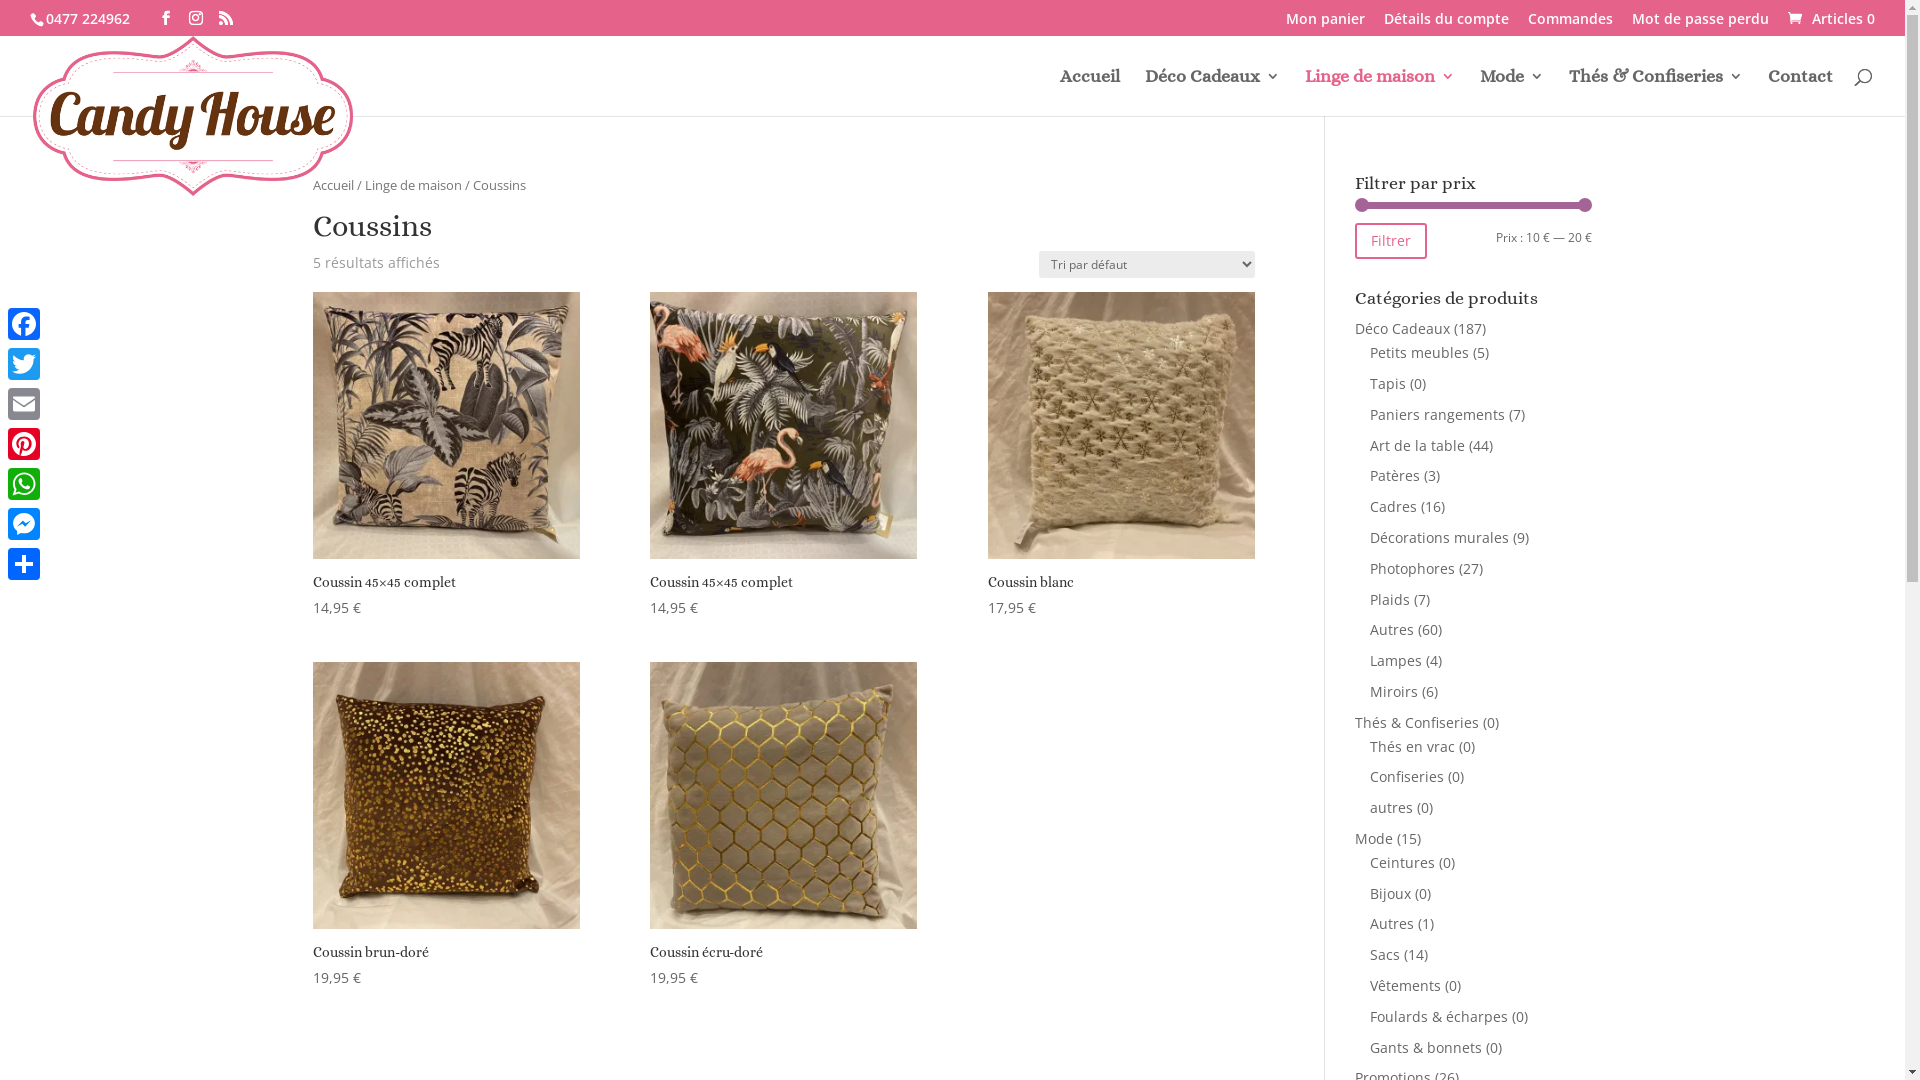 Image resolution: width=1920 pixels, height=1080 pixels. What do you see at coordinates (1416, 444) in the screenshot?
I see `'Art de la table'` at bounding box center [1416, 444].